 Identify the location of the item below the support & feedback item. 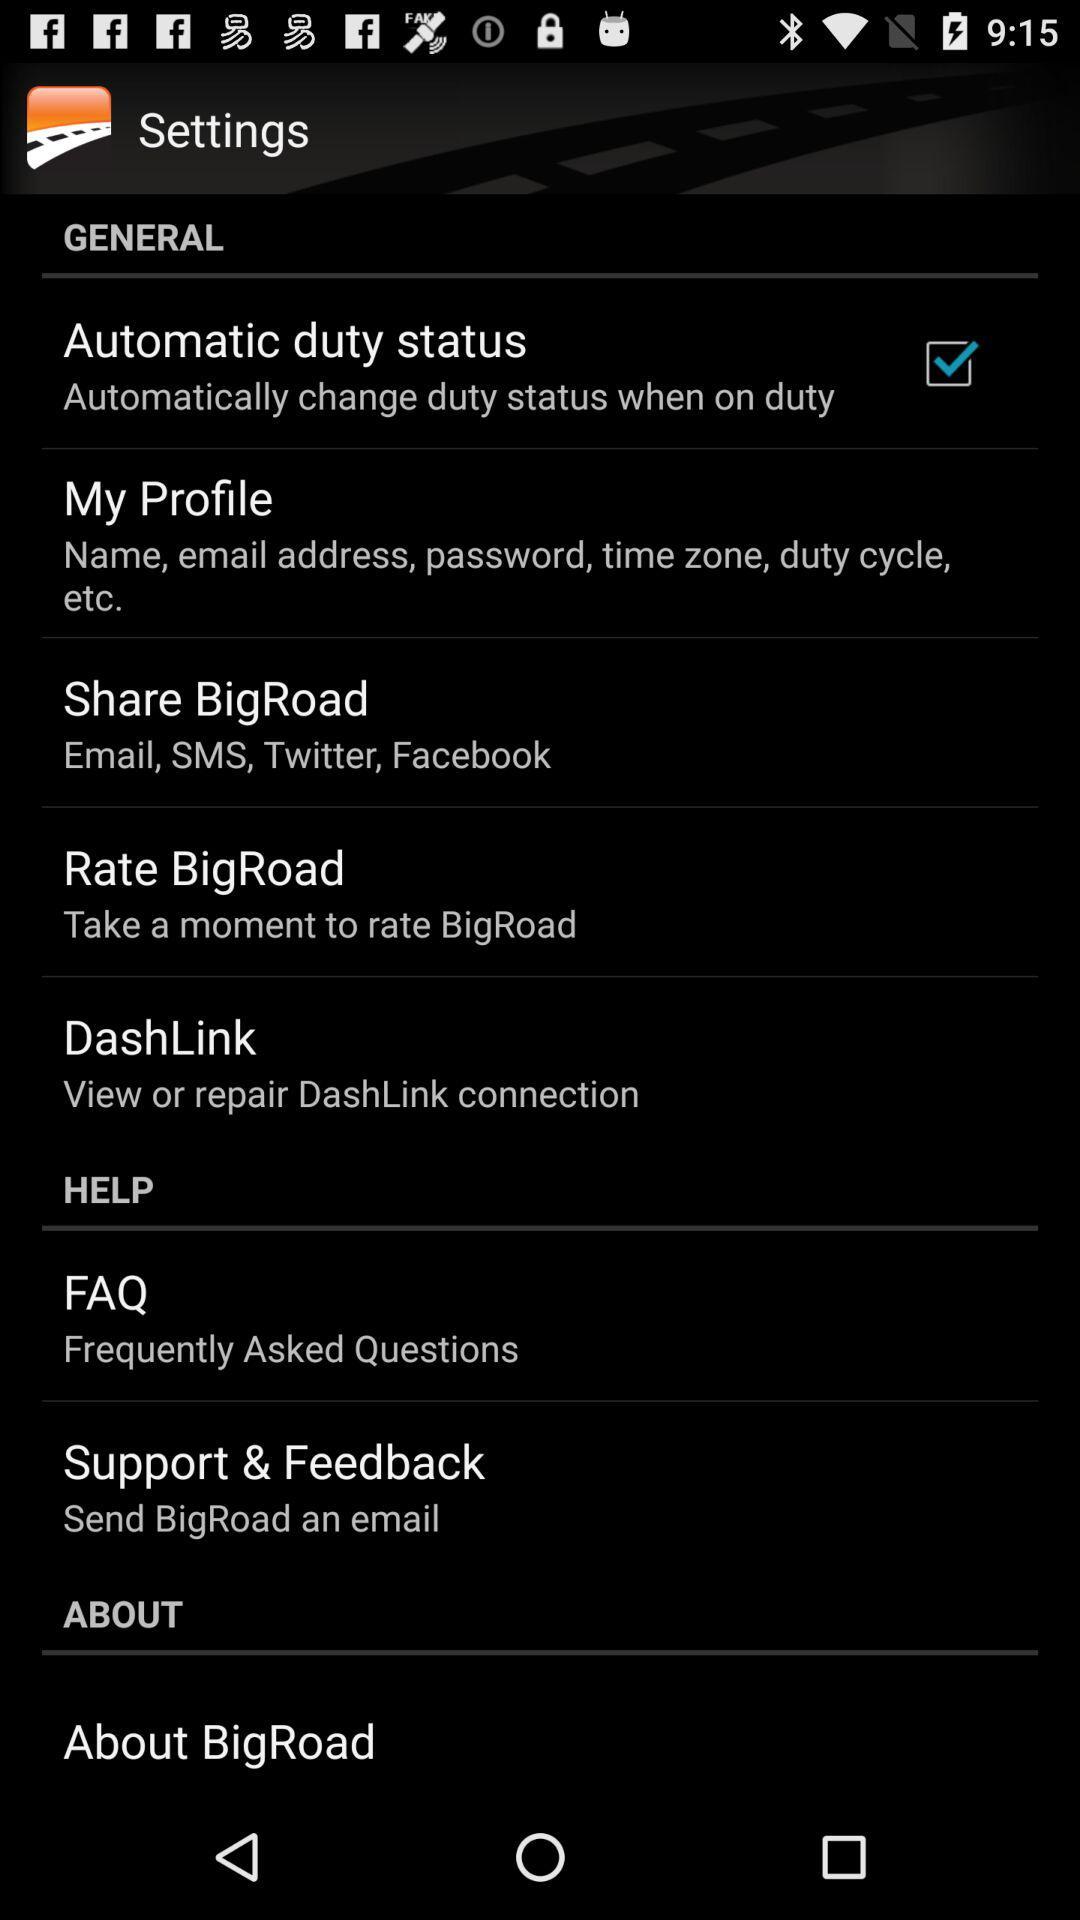
(250, 1517).